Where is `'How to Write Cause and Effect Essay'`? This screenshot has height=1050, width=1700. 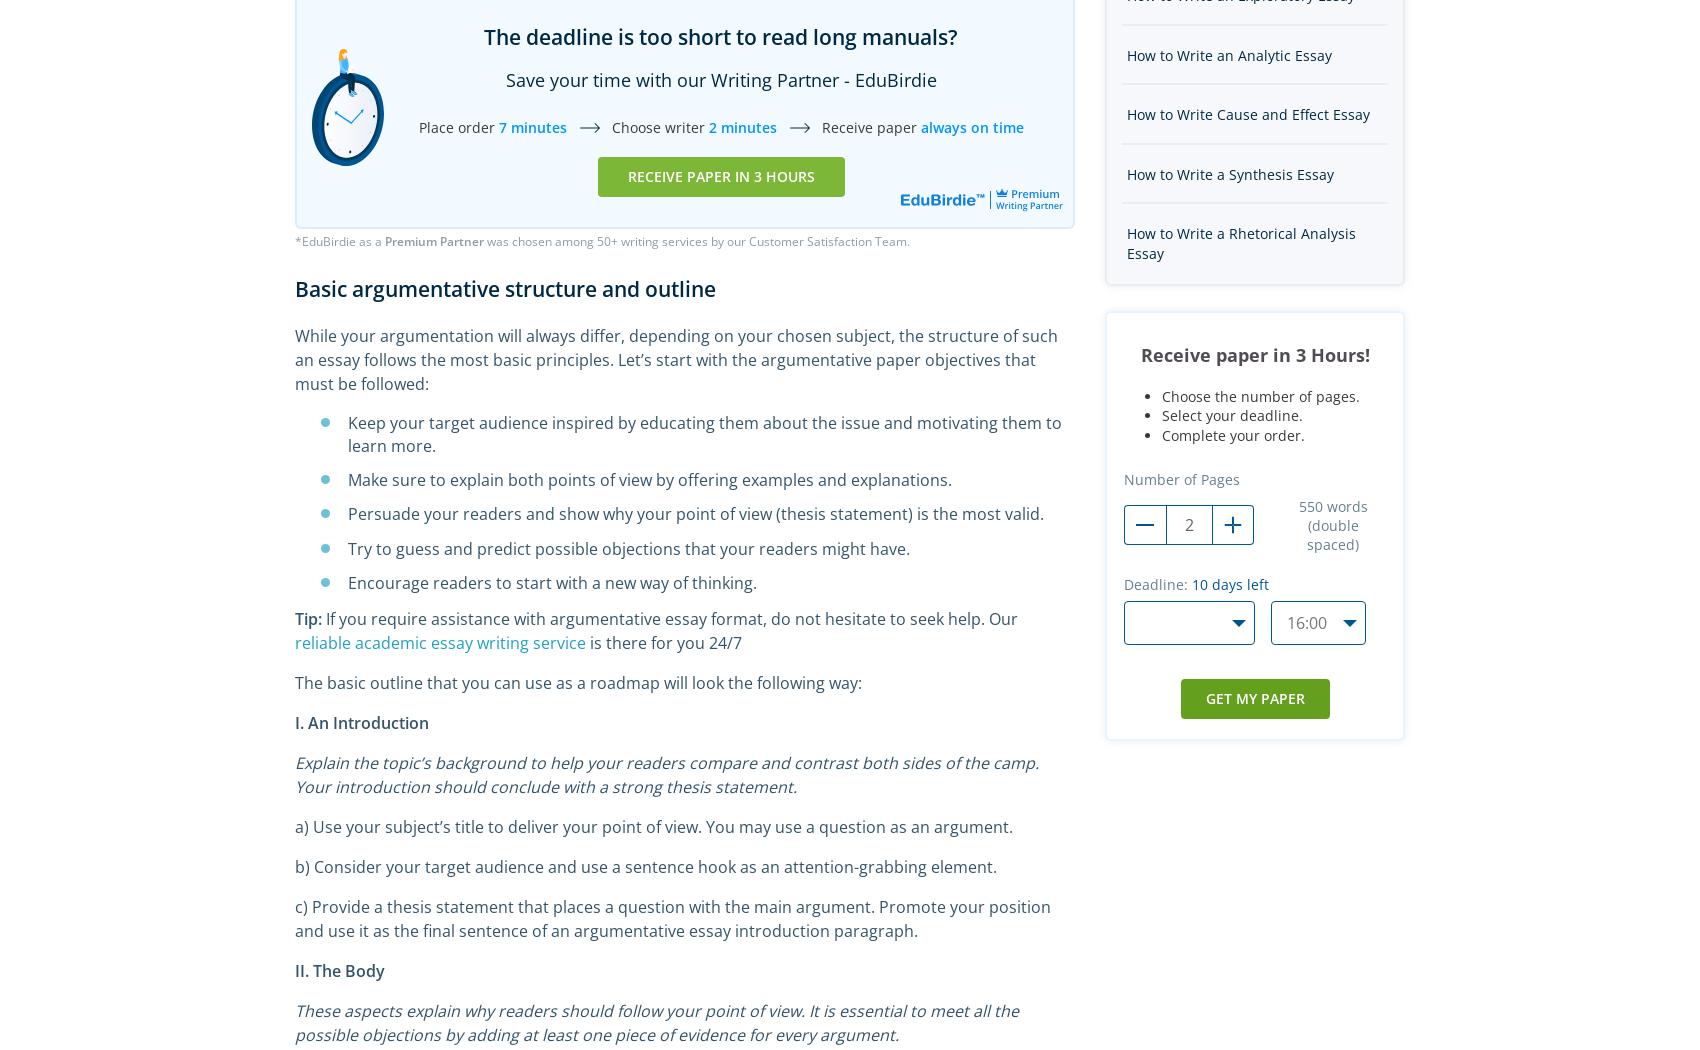
'How to Write Cause and Effect Essay' is located at coordinates (1247, 113).